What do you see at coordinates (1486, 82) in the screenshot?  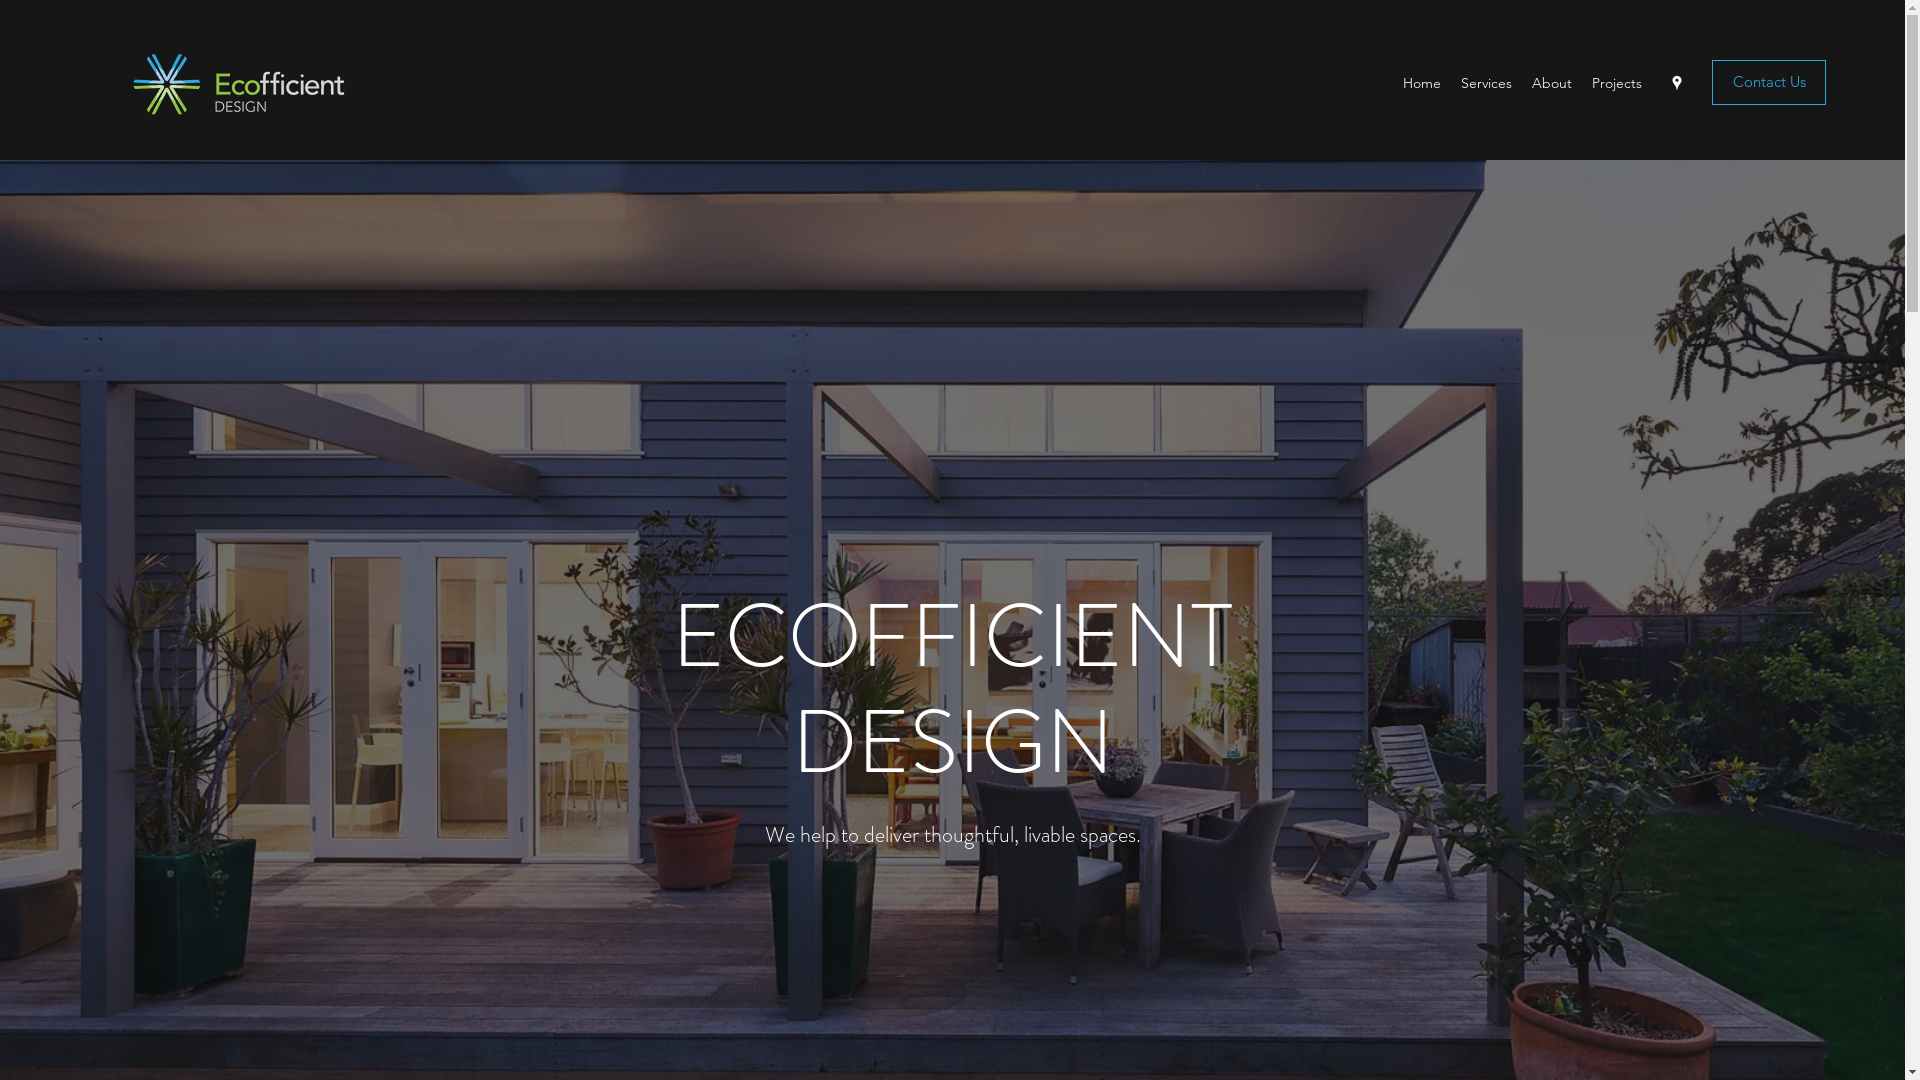 I see `'Services'` at bounding box center [1486, 82].